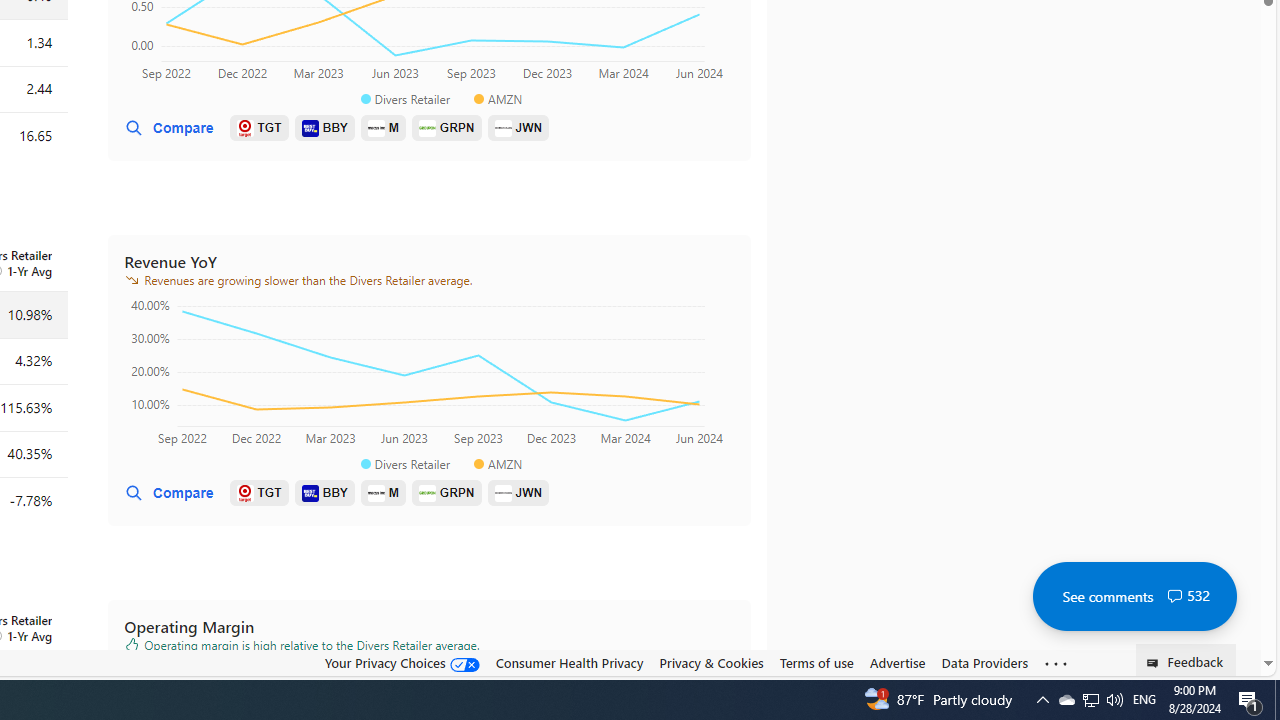 Image resolution: width=1280 pixels, height=720 pixels. I want to click on 'Class: oneFooter_seeMore-DS-EntryPoint1-1', so click(1055, 663).